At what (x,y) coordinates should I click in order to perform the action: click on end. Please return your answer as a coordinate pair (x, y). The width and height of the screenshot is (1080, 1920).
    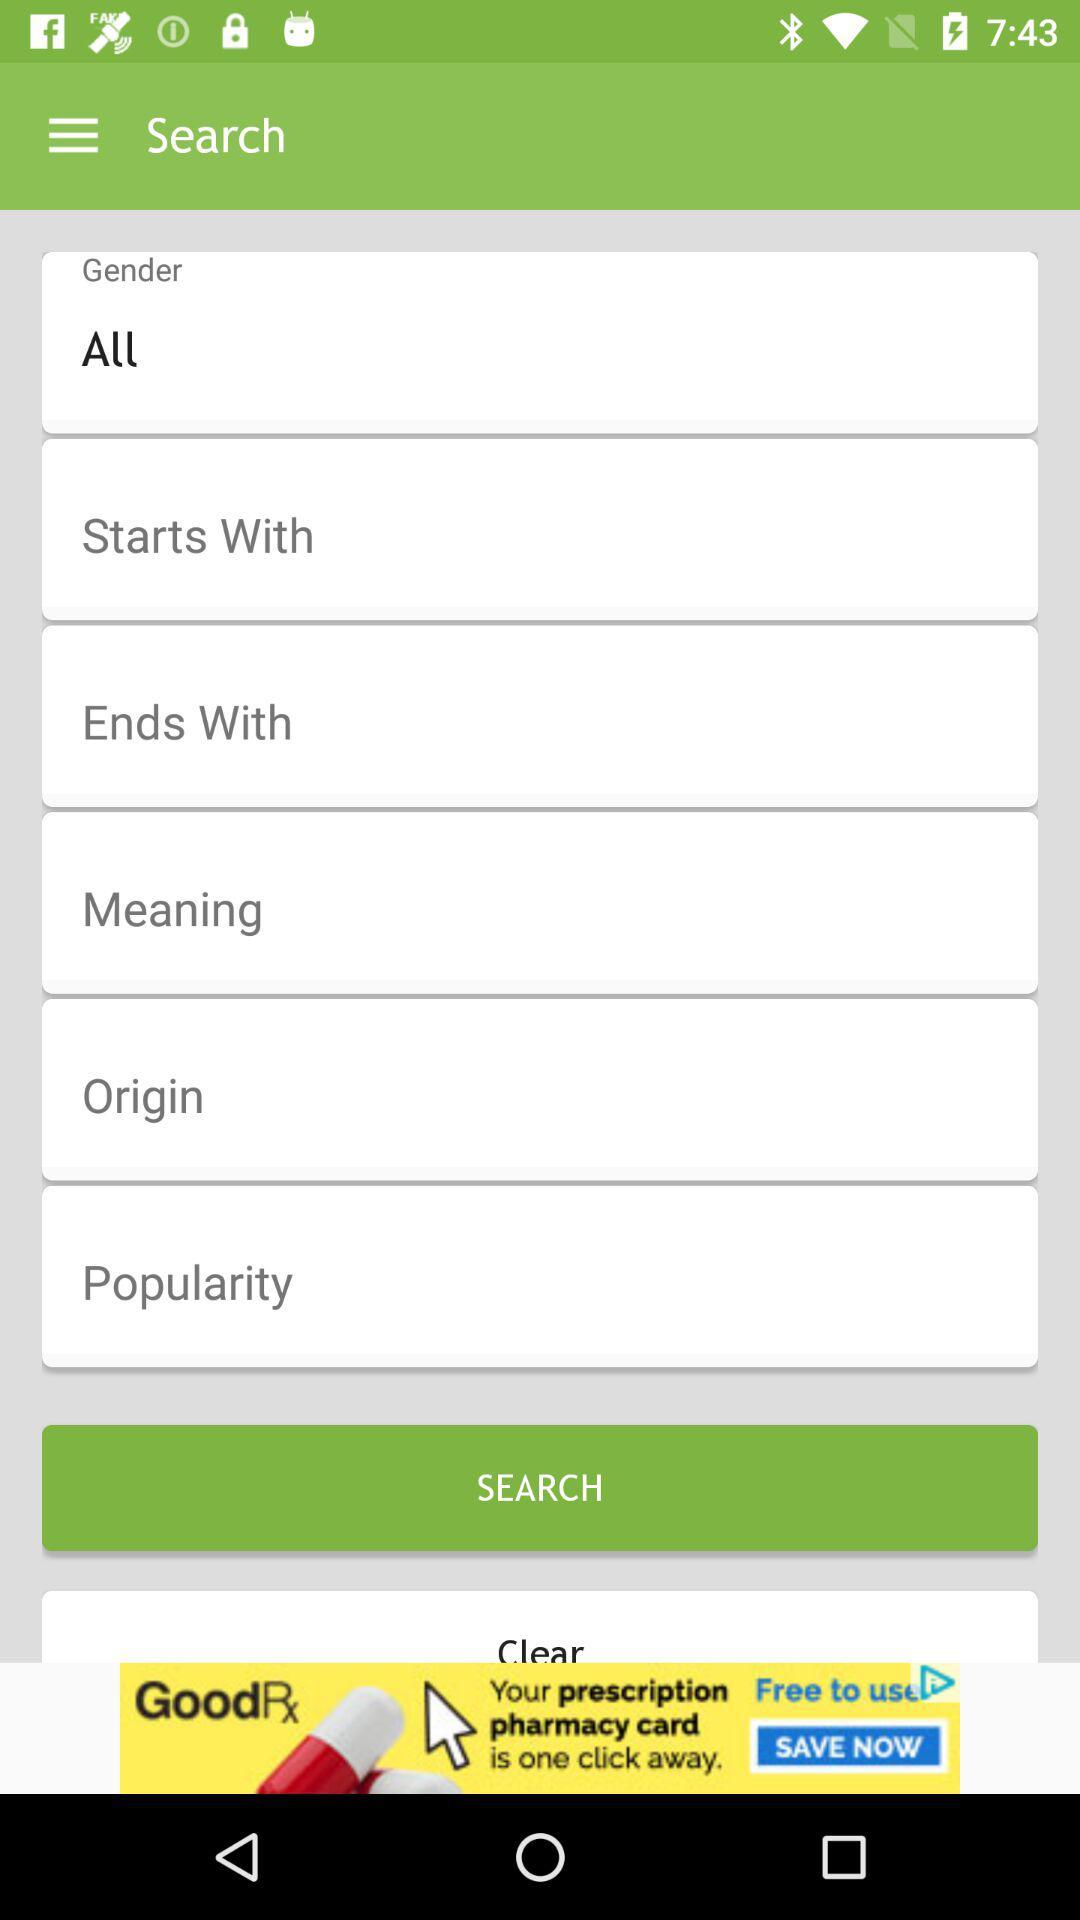
    Looking at the image, I should click on (553, 722).